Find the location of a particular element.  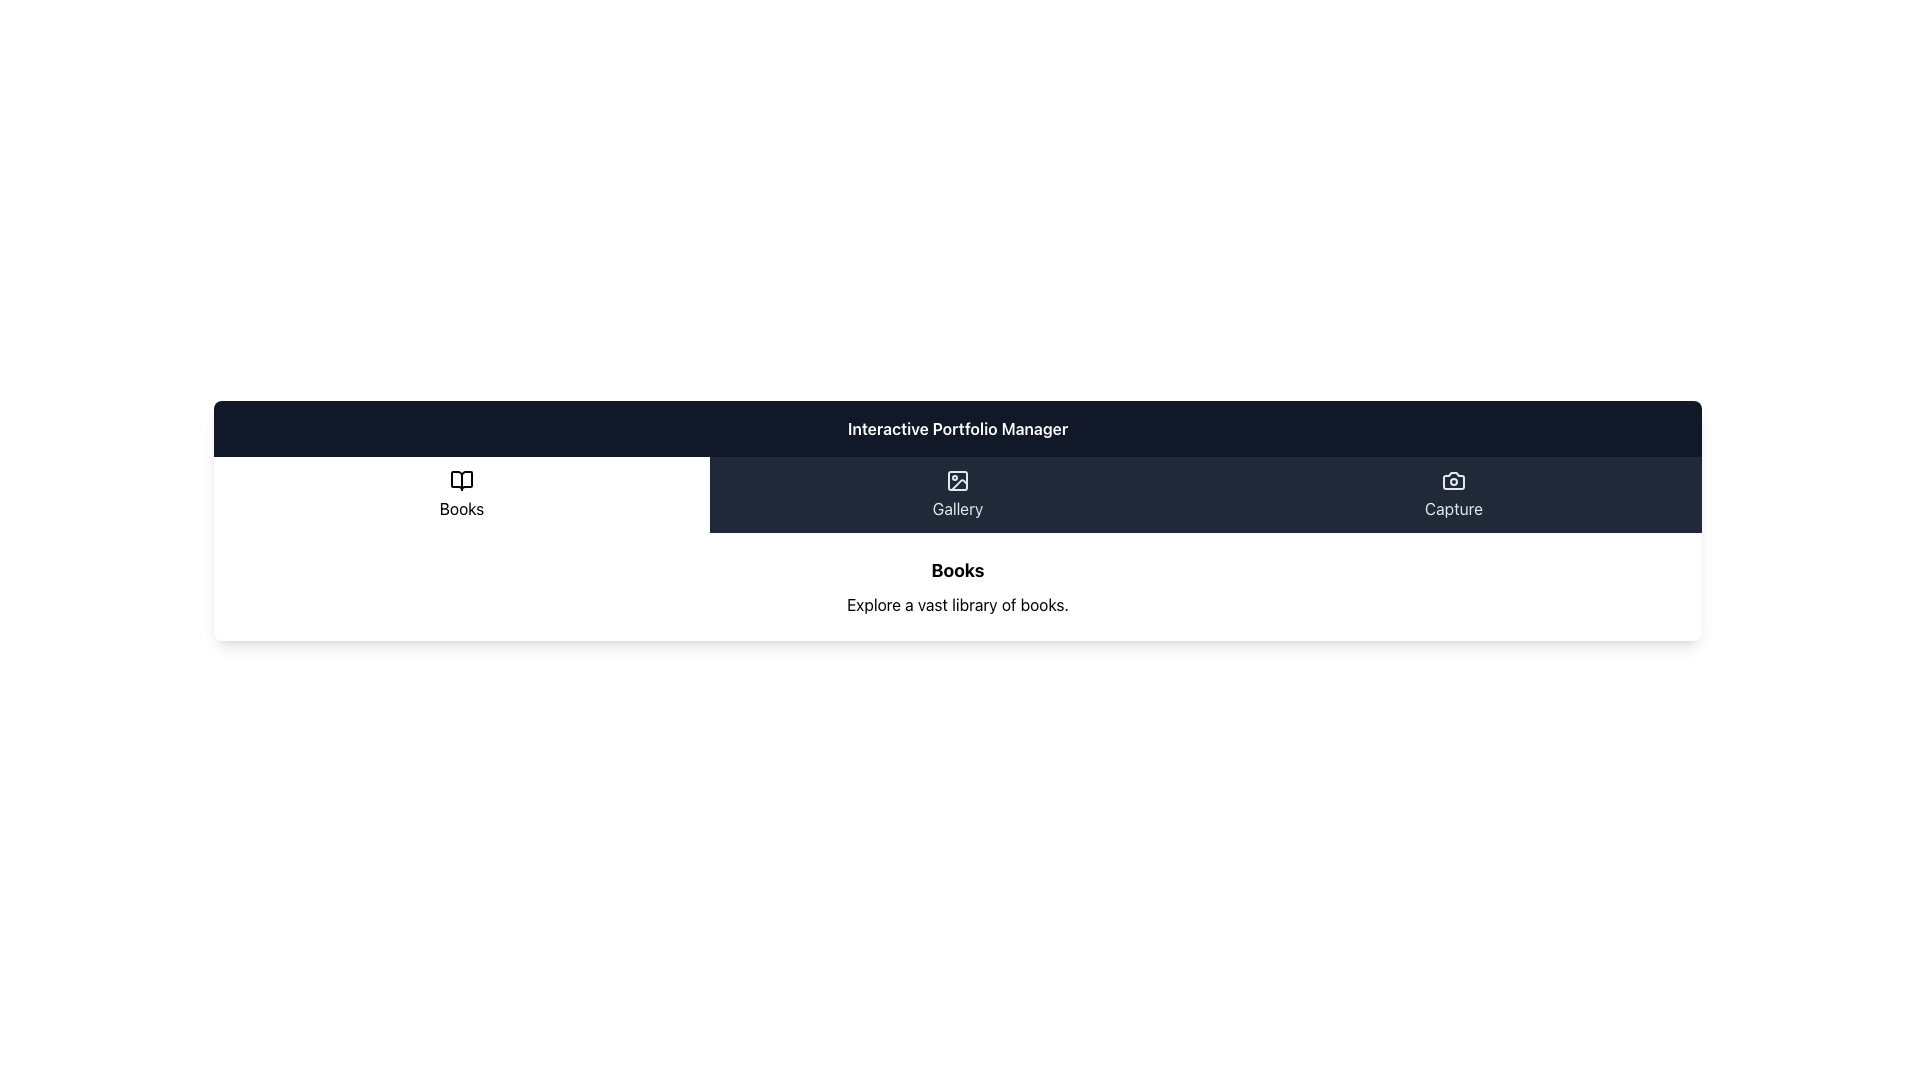

the central navigation button labeled with an icon is located at coordinates (957, 494).